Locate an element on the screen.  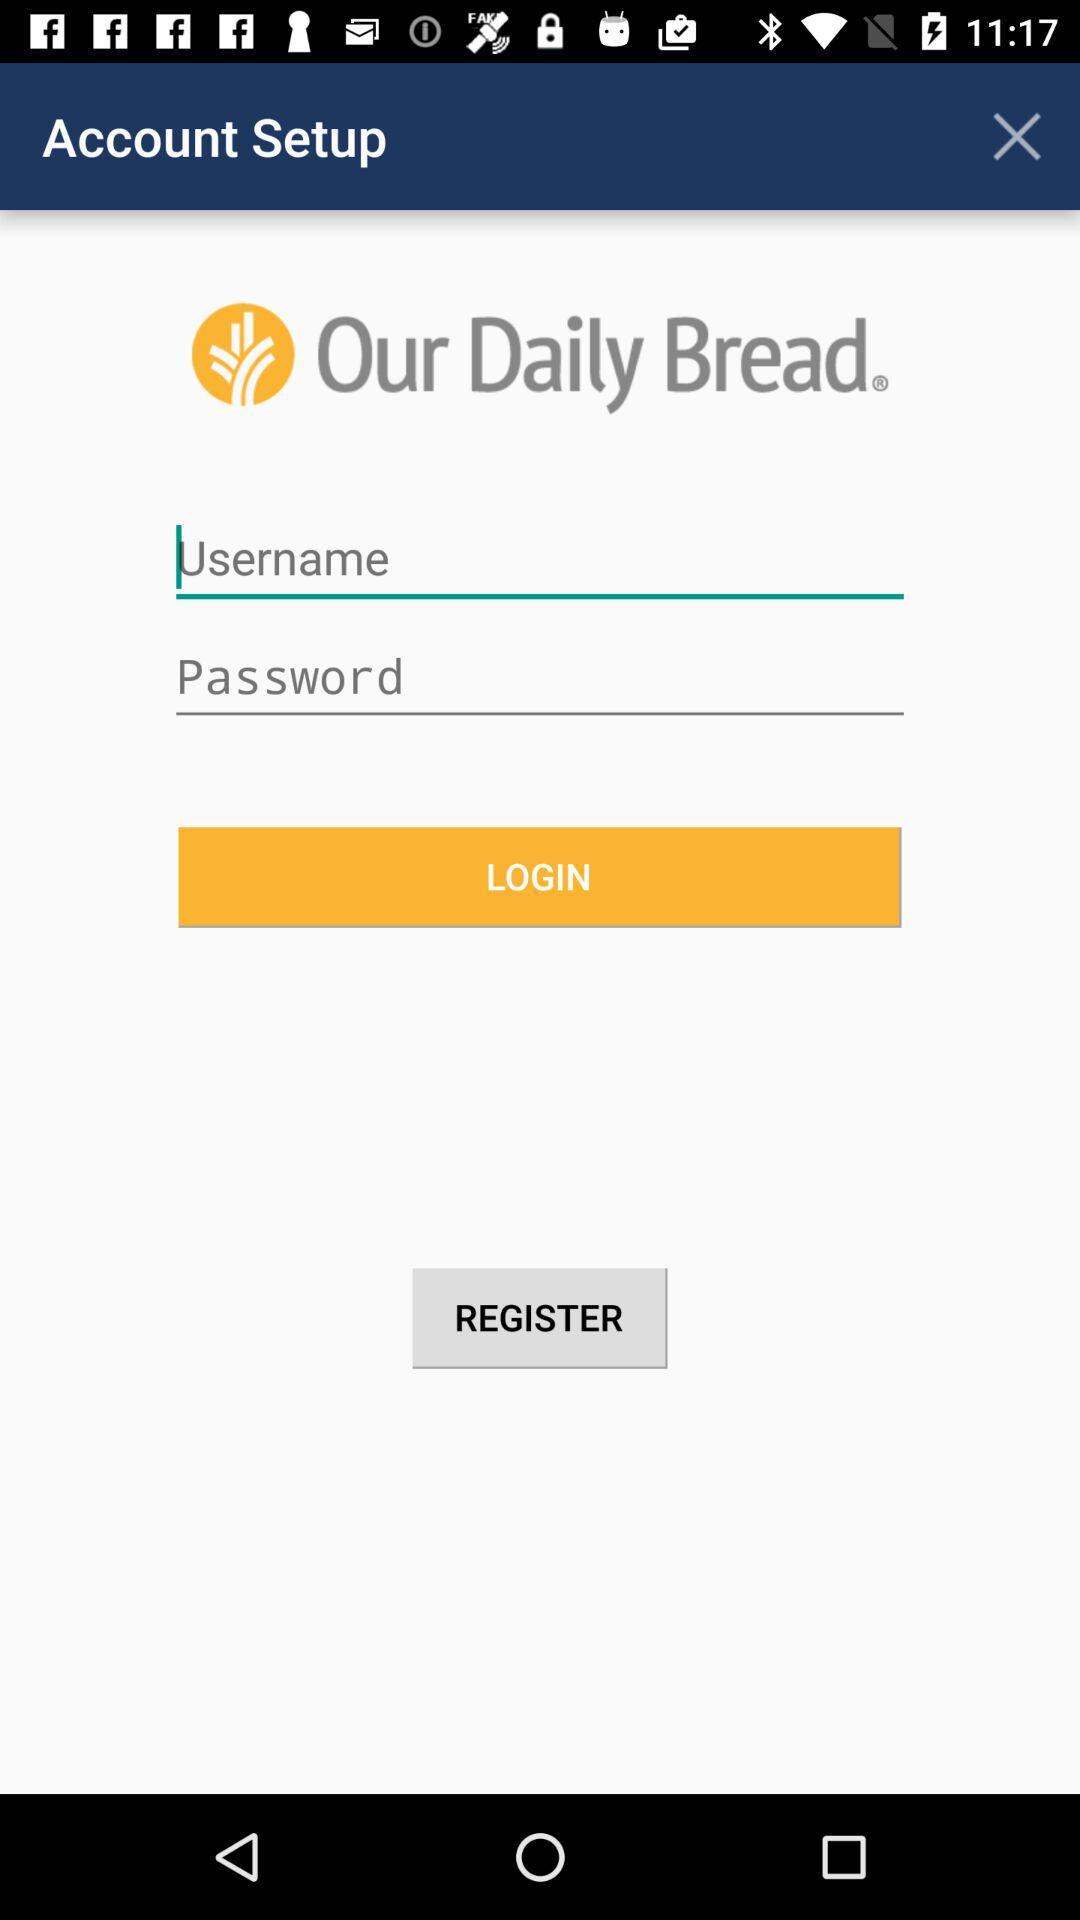
the register icon is located at coordinates (540, 1318).